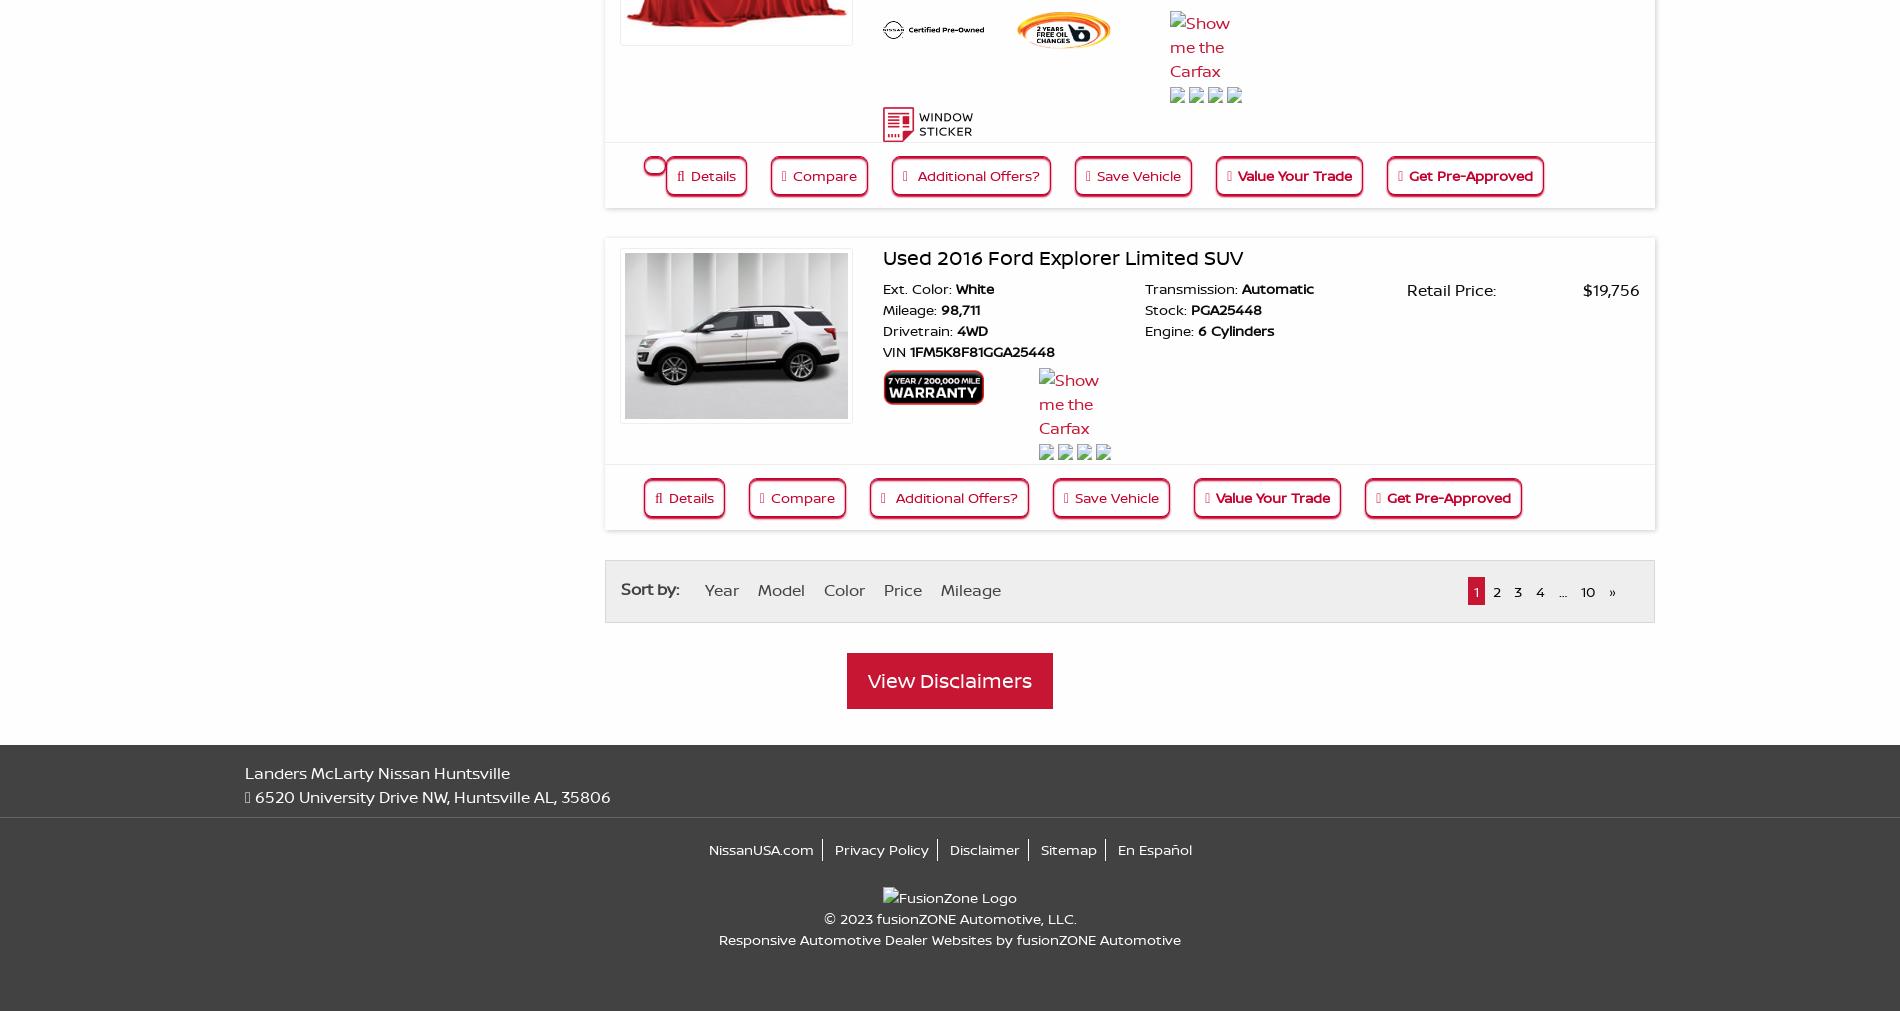 Image resolution: width=1900 pixels, height=1011 pixels. Describe the element at coordinates (880, 848) in the screenshot. I see `'Privacy Policy'` at that location.